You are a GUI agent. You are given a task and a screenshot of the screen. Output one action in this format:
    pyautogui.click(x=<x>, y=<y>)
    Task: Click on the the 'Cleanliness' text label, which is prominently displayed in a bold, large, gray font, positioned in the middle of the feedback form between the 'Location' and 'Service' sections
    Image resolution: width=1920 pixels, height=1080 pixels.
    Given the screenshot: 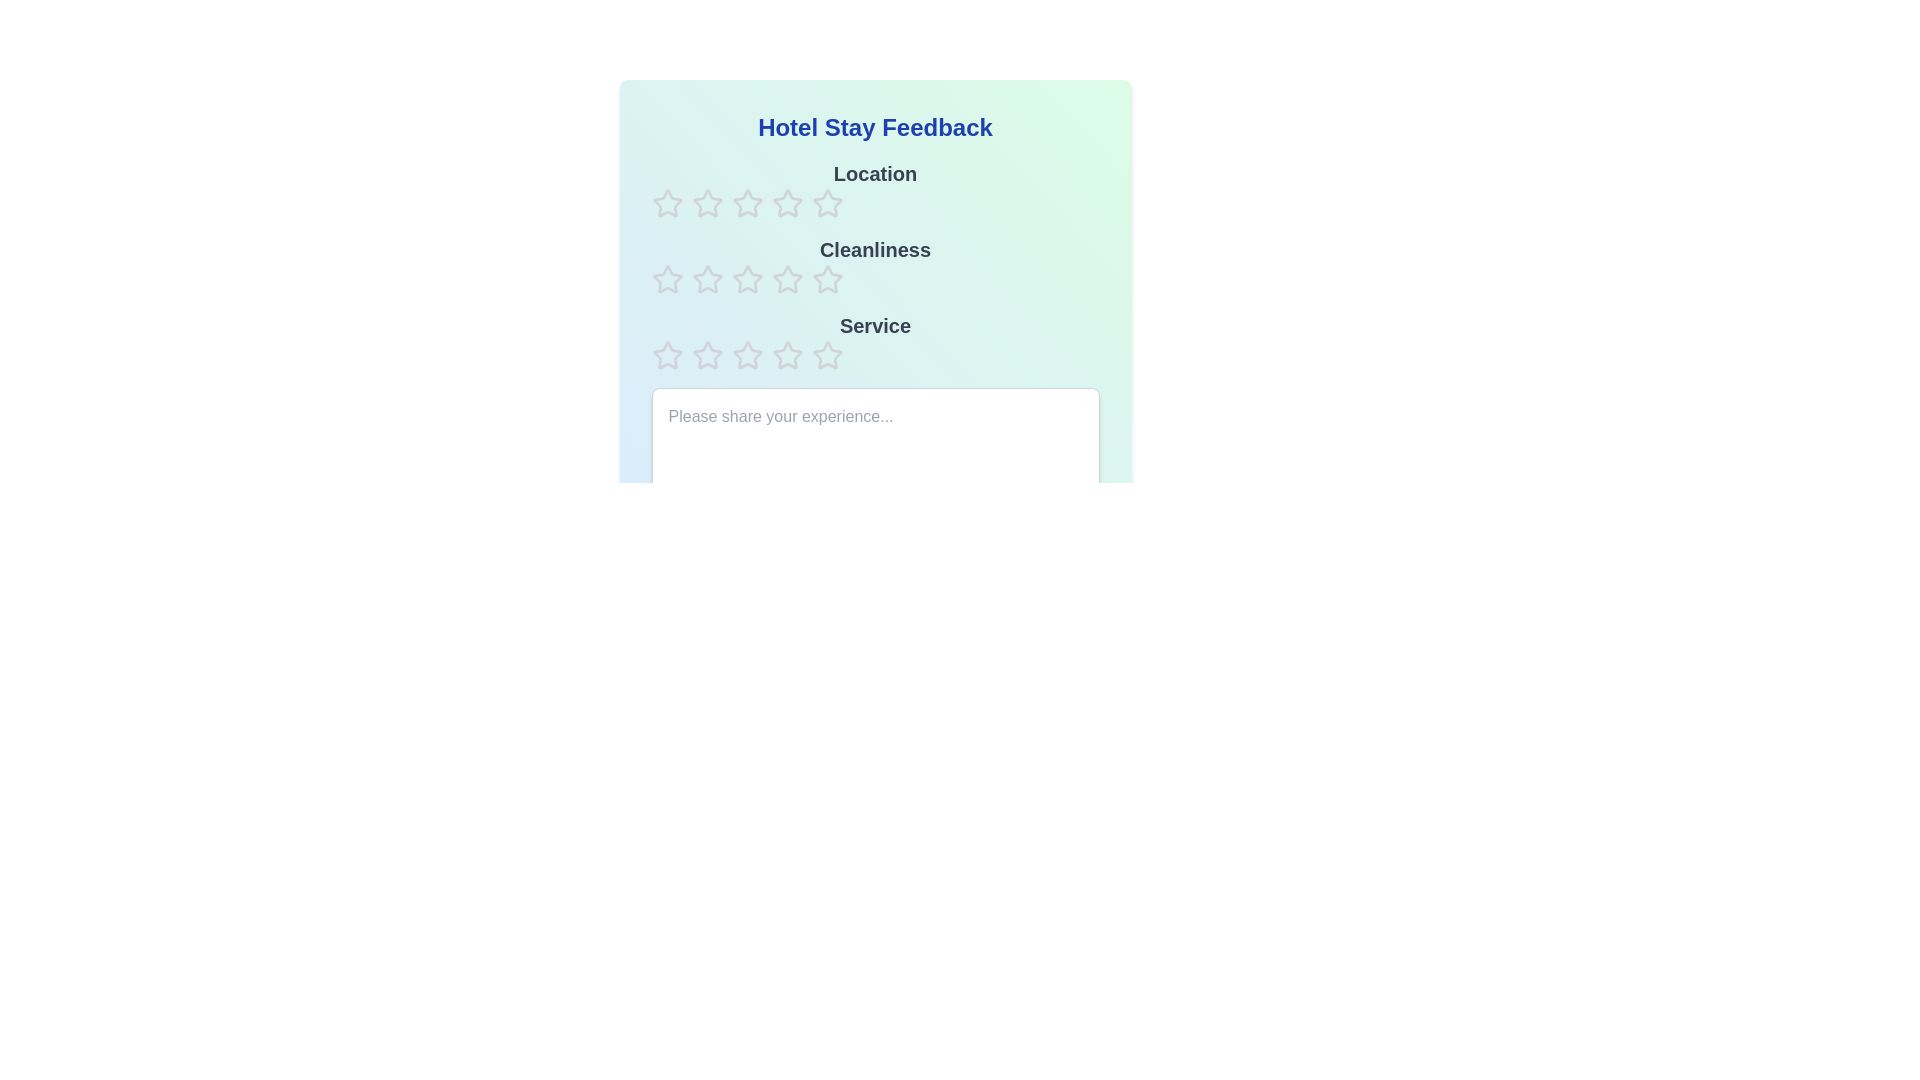 What is the action you would take?
    pyautogui.click(x=875, y=249)
    